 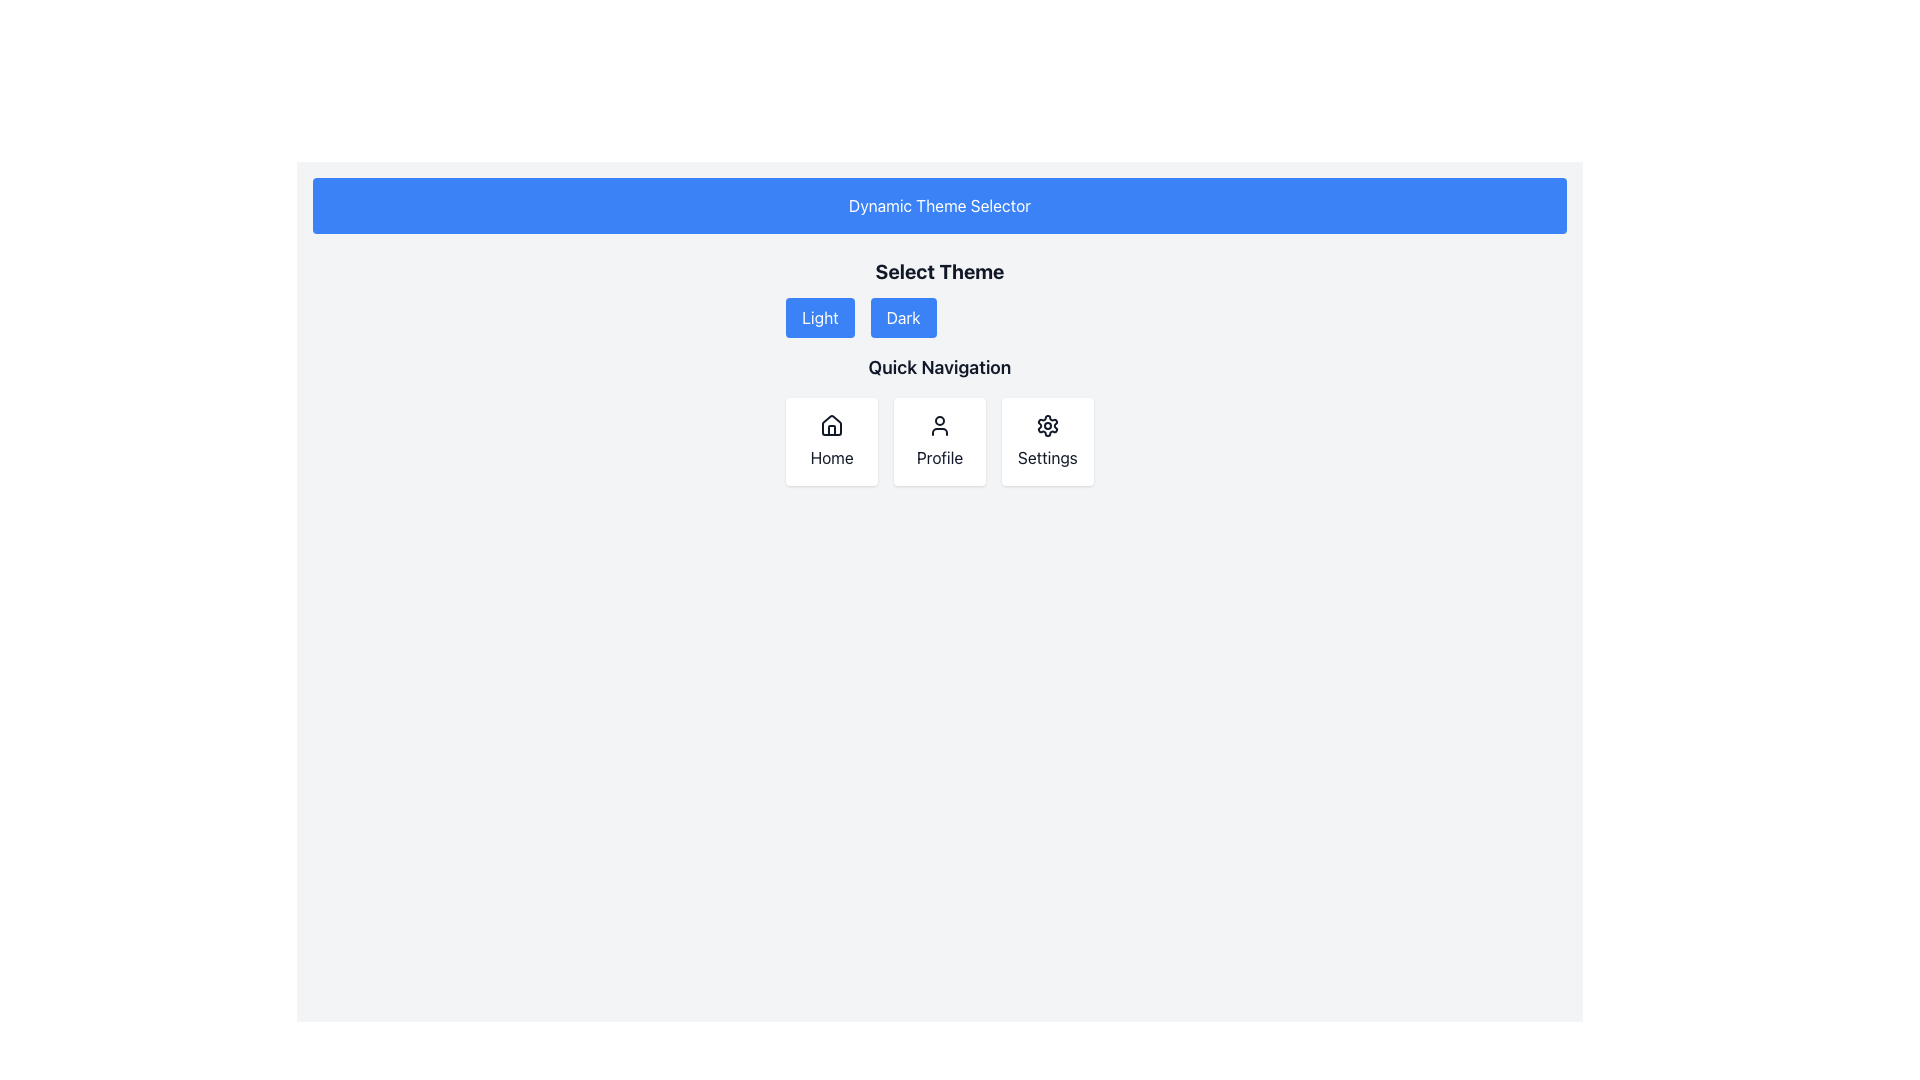 I want to click on the 'Home' button, the first card in the grid that navigates to the main page or dashboard, so click(x=832, y=441).